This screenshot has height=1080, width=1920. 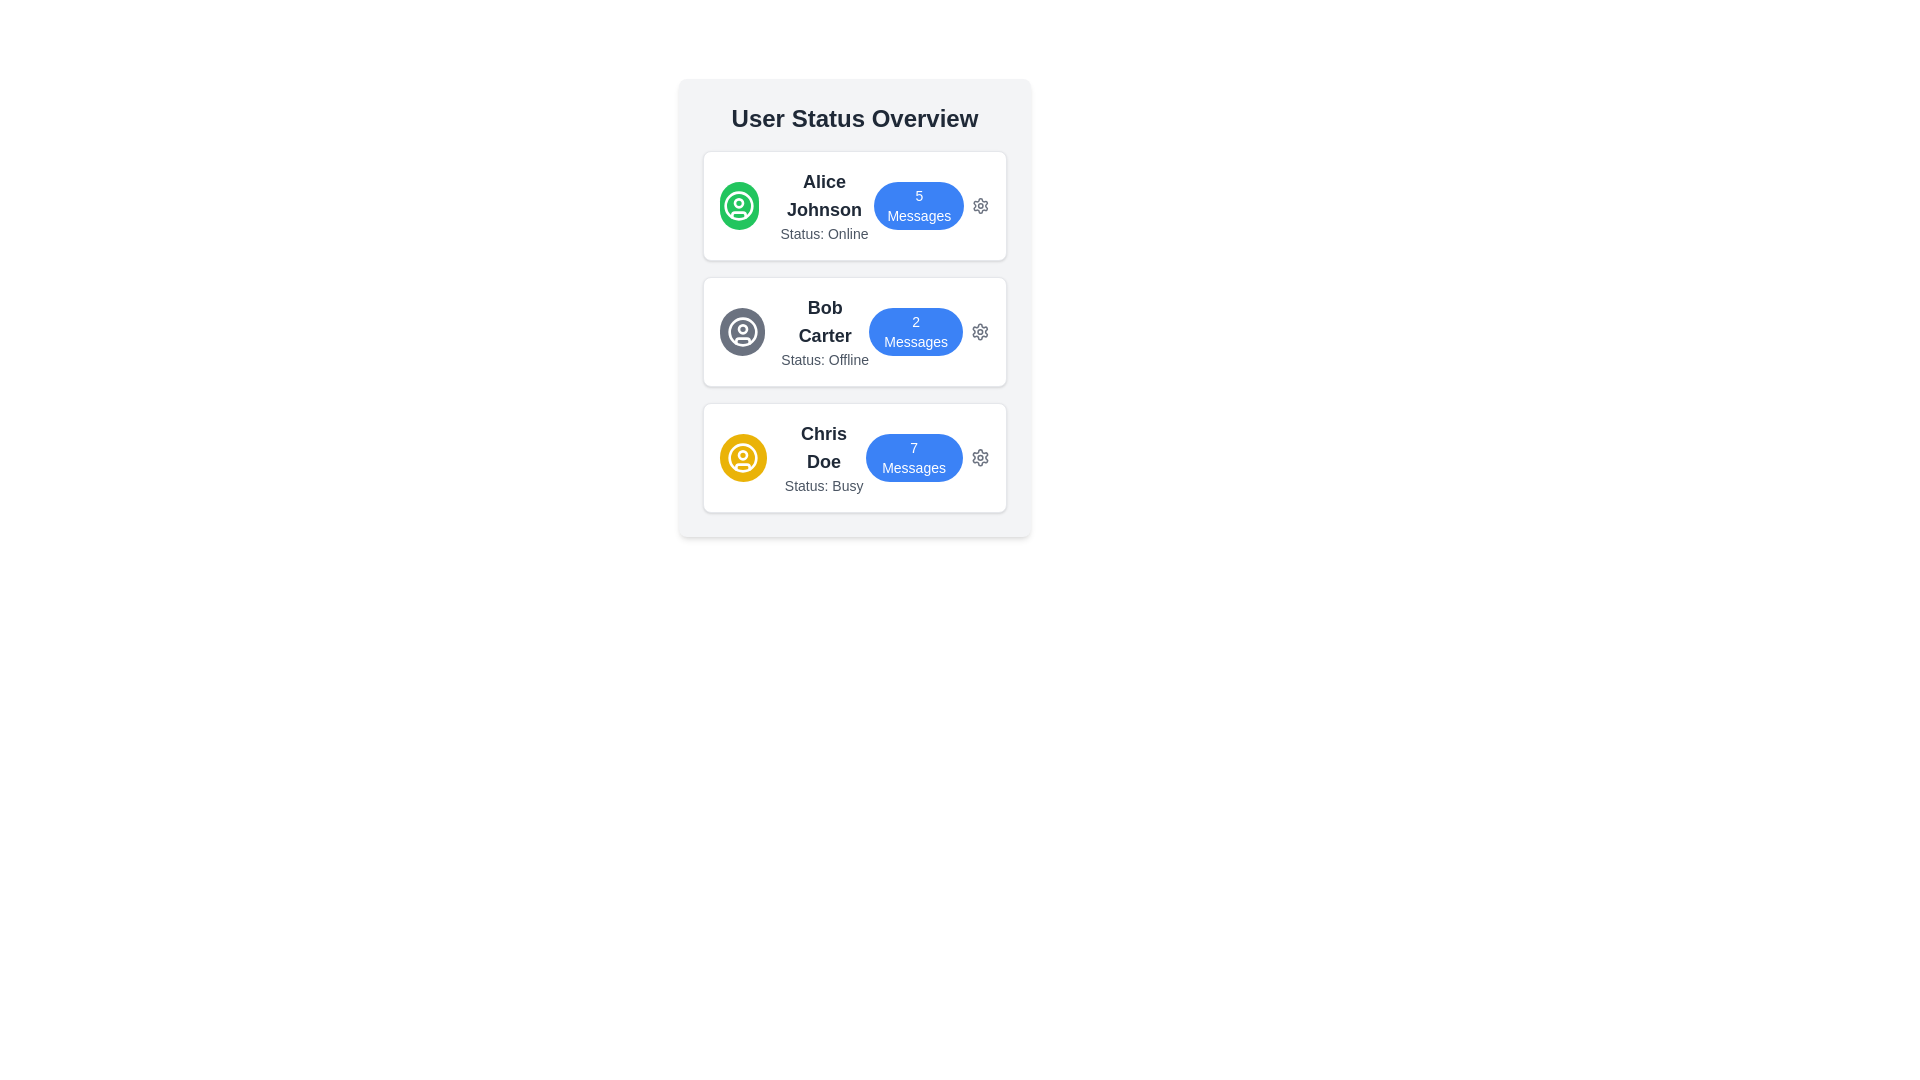 What do you see at coordinates (824, 233) in the screenshot?
I see `the Text label indicating 'Online' status of user 'Alice Johnson', located below the user's name in the 'User Status Overview' card` at bounding box center [824, 233].